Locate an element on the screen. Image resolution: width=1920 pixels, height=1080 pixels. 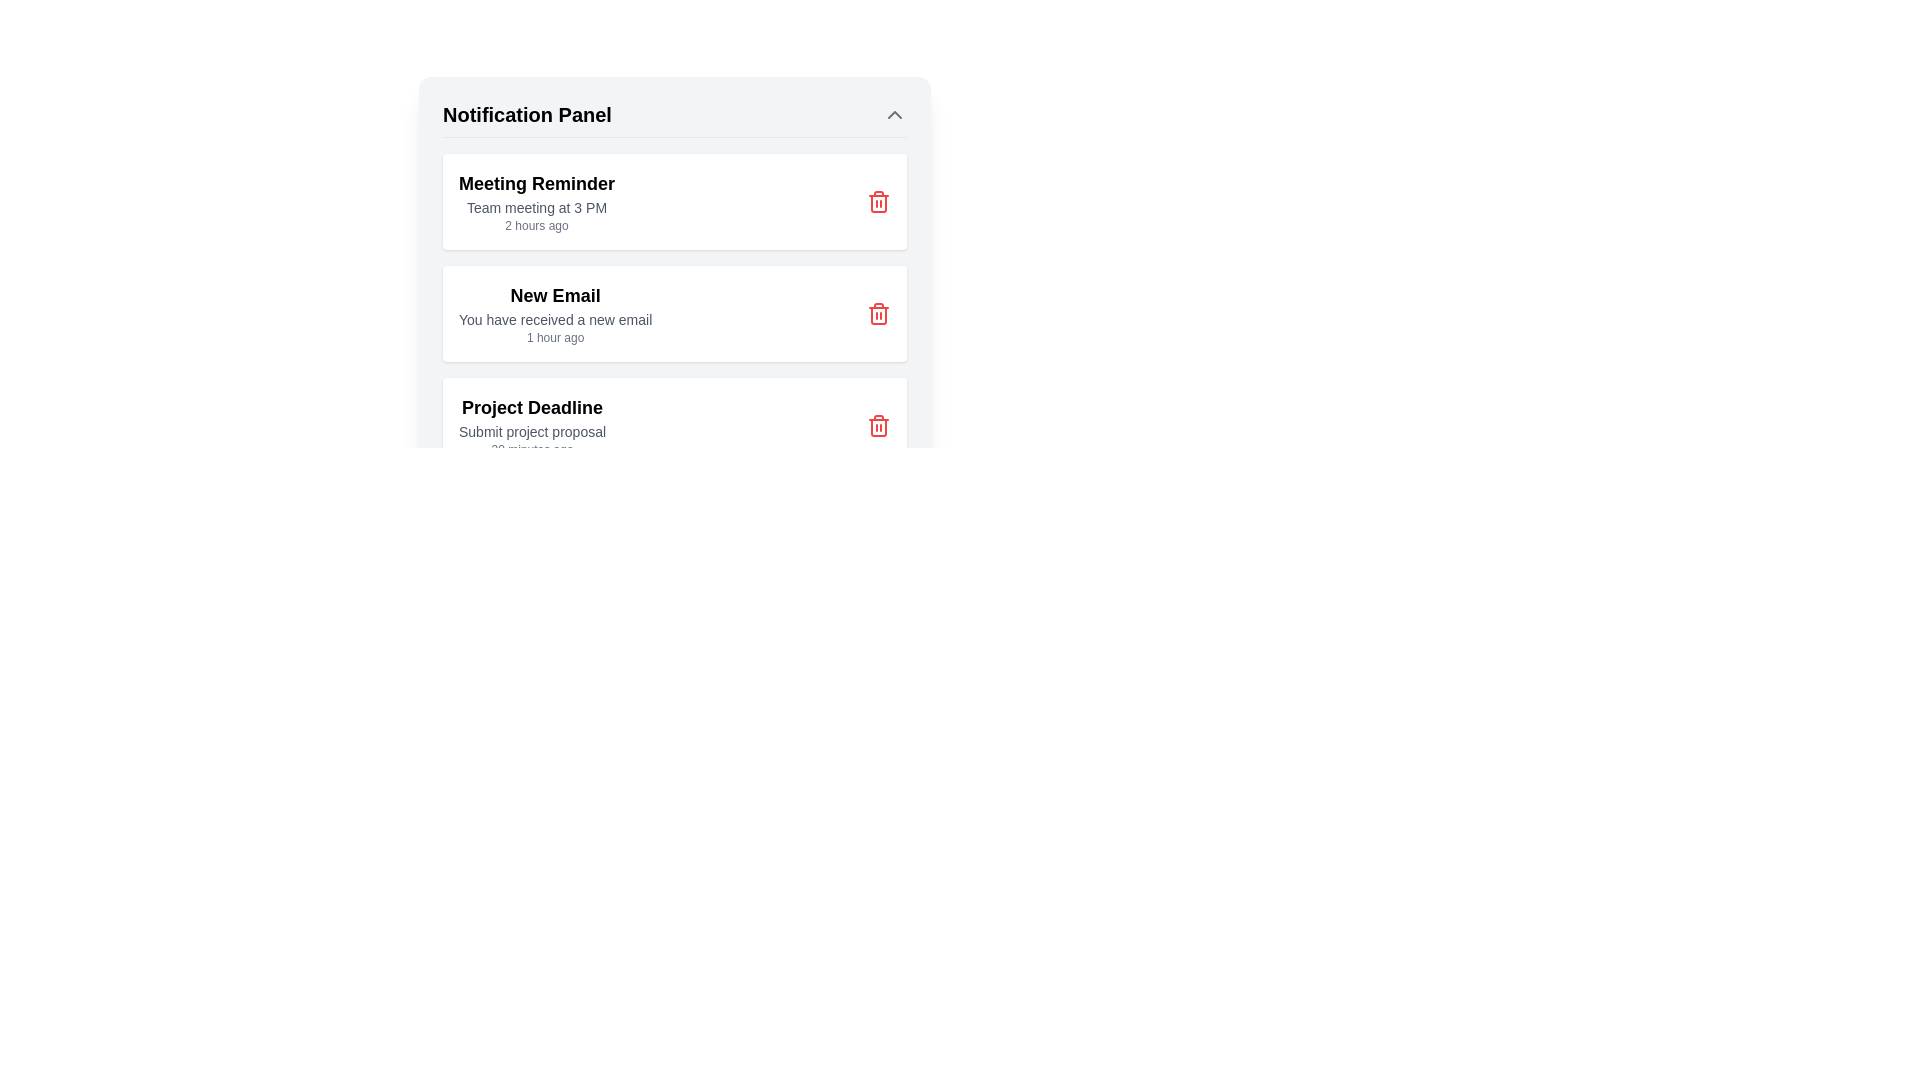
the header Text label in the notification panel that summarizes the event type, located at the top left section above the text 'Team meeting at 3 PM' is located at coordinates (537, 184).